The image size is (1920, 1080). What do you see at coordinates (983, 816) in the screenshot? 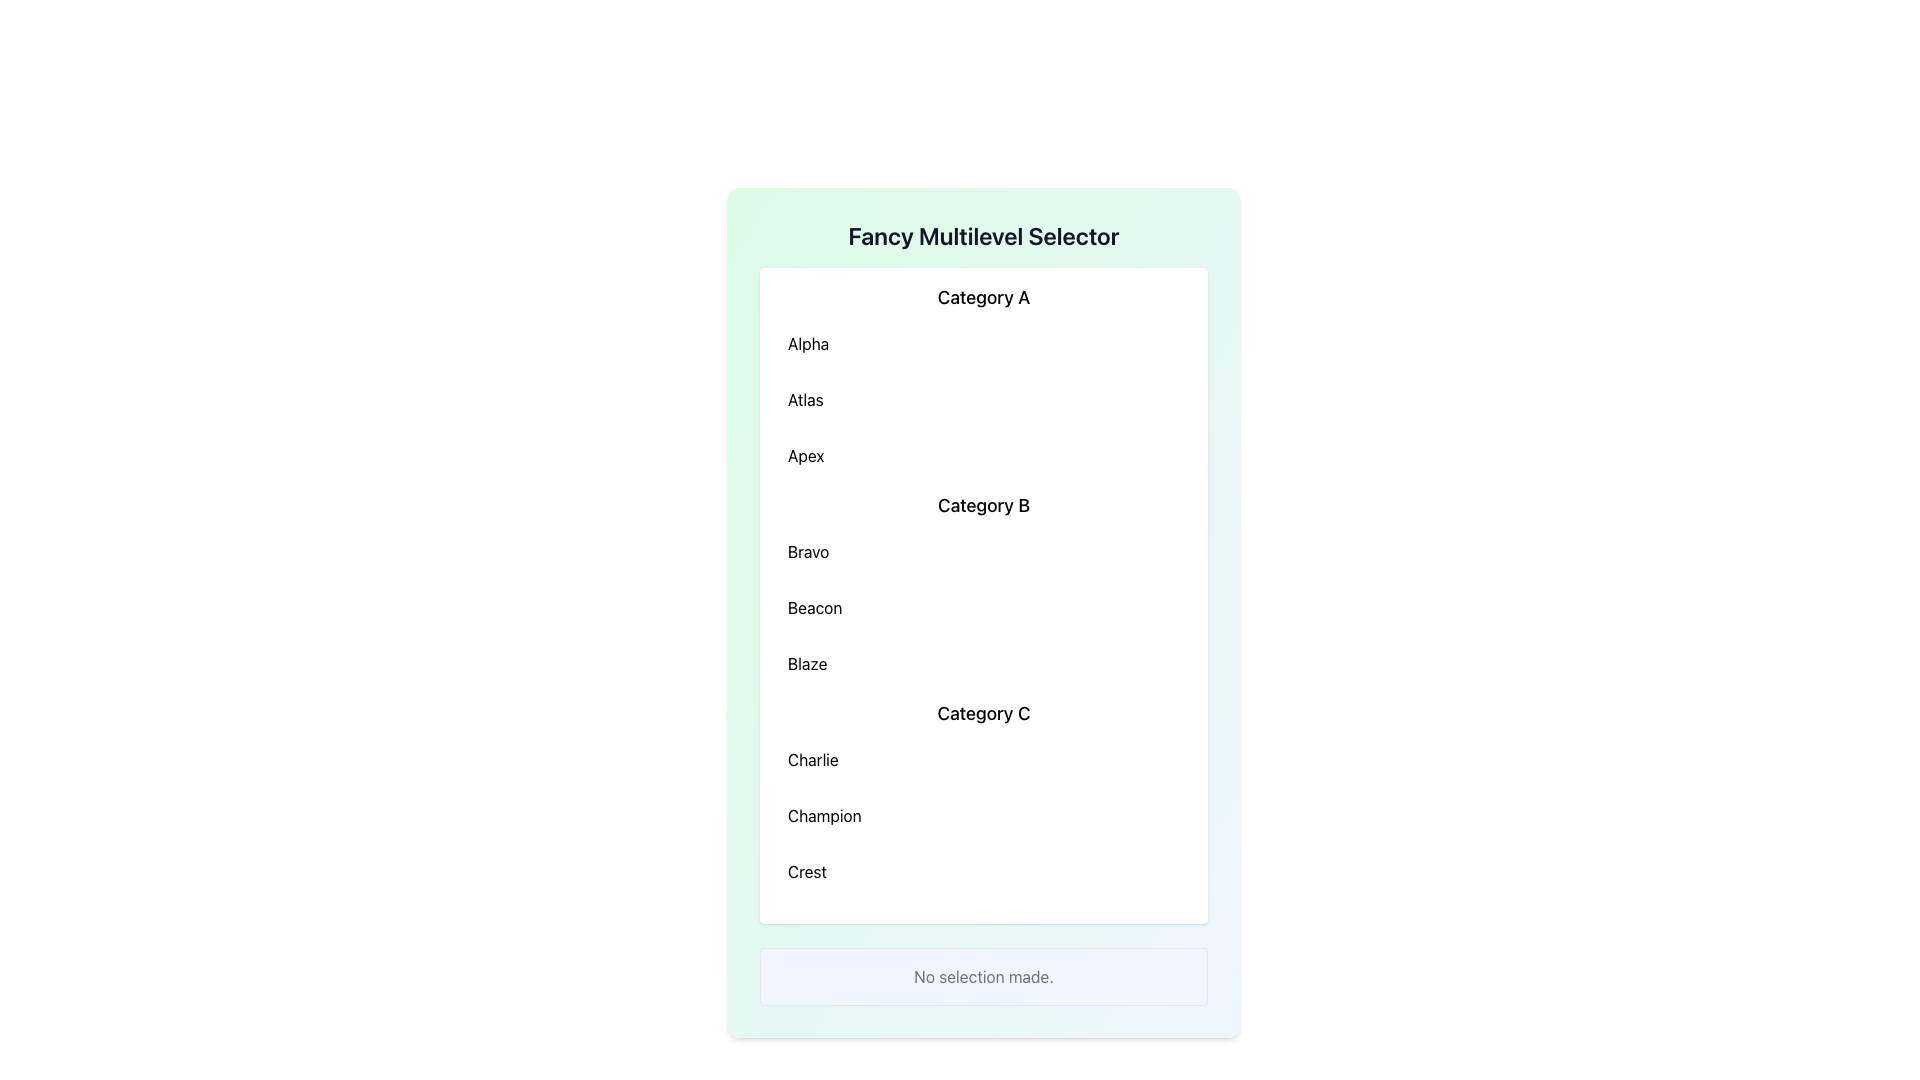
I see `the selectable item labeled 'Champion' located under the 'Category C' section` at bounding box center [983, 816].